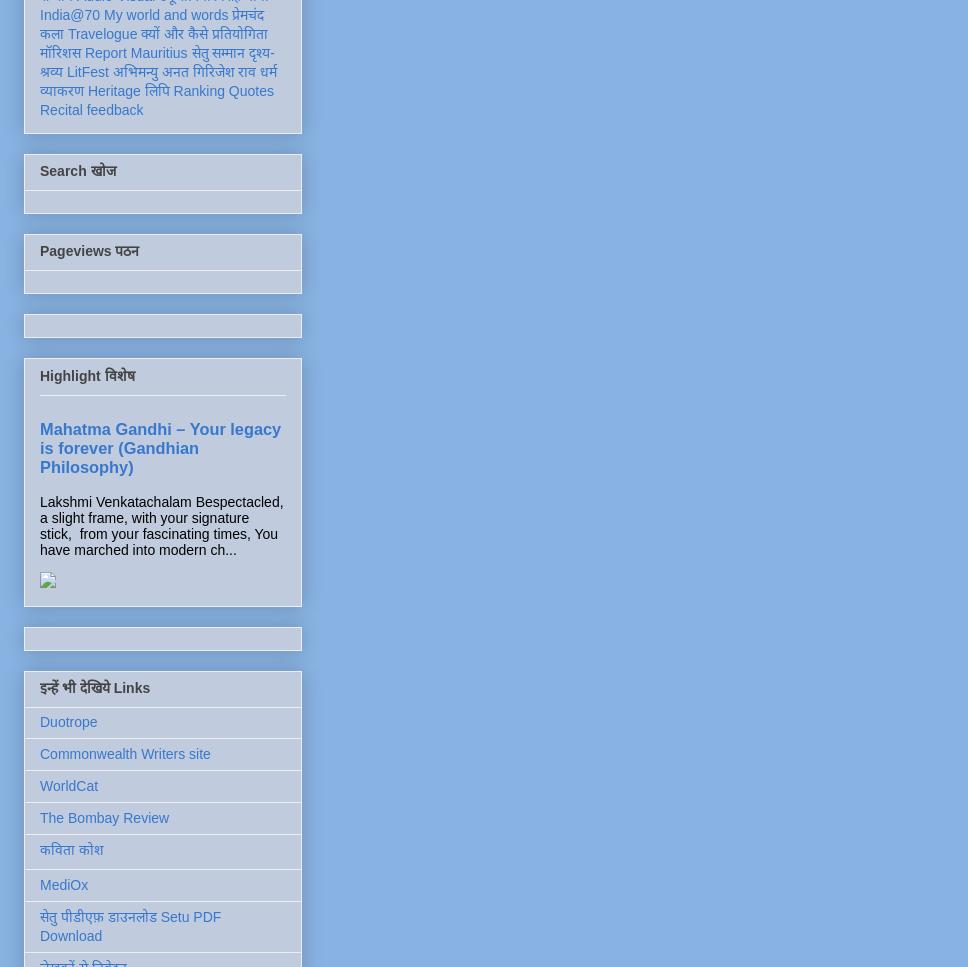 The width and height of the screenshot is (968, 967). What do you see at coordinates (123, 753) in the screenshot?
I see `'Commonwealth Writers site'` at bounding box center [123, 753].